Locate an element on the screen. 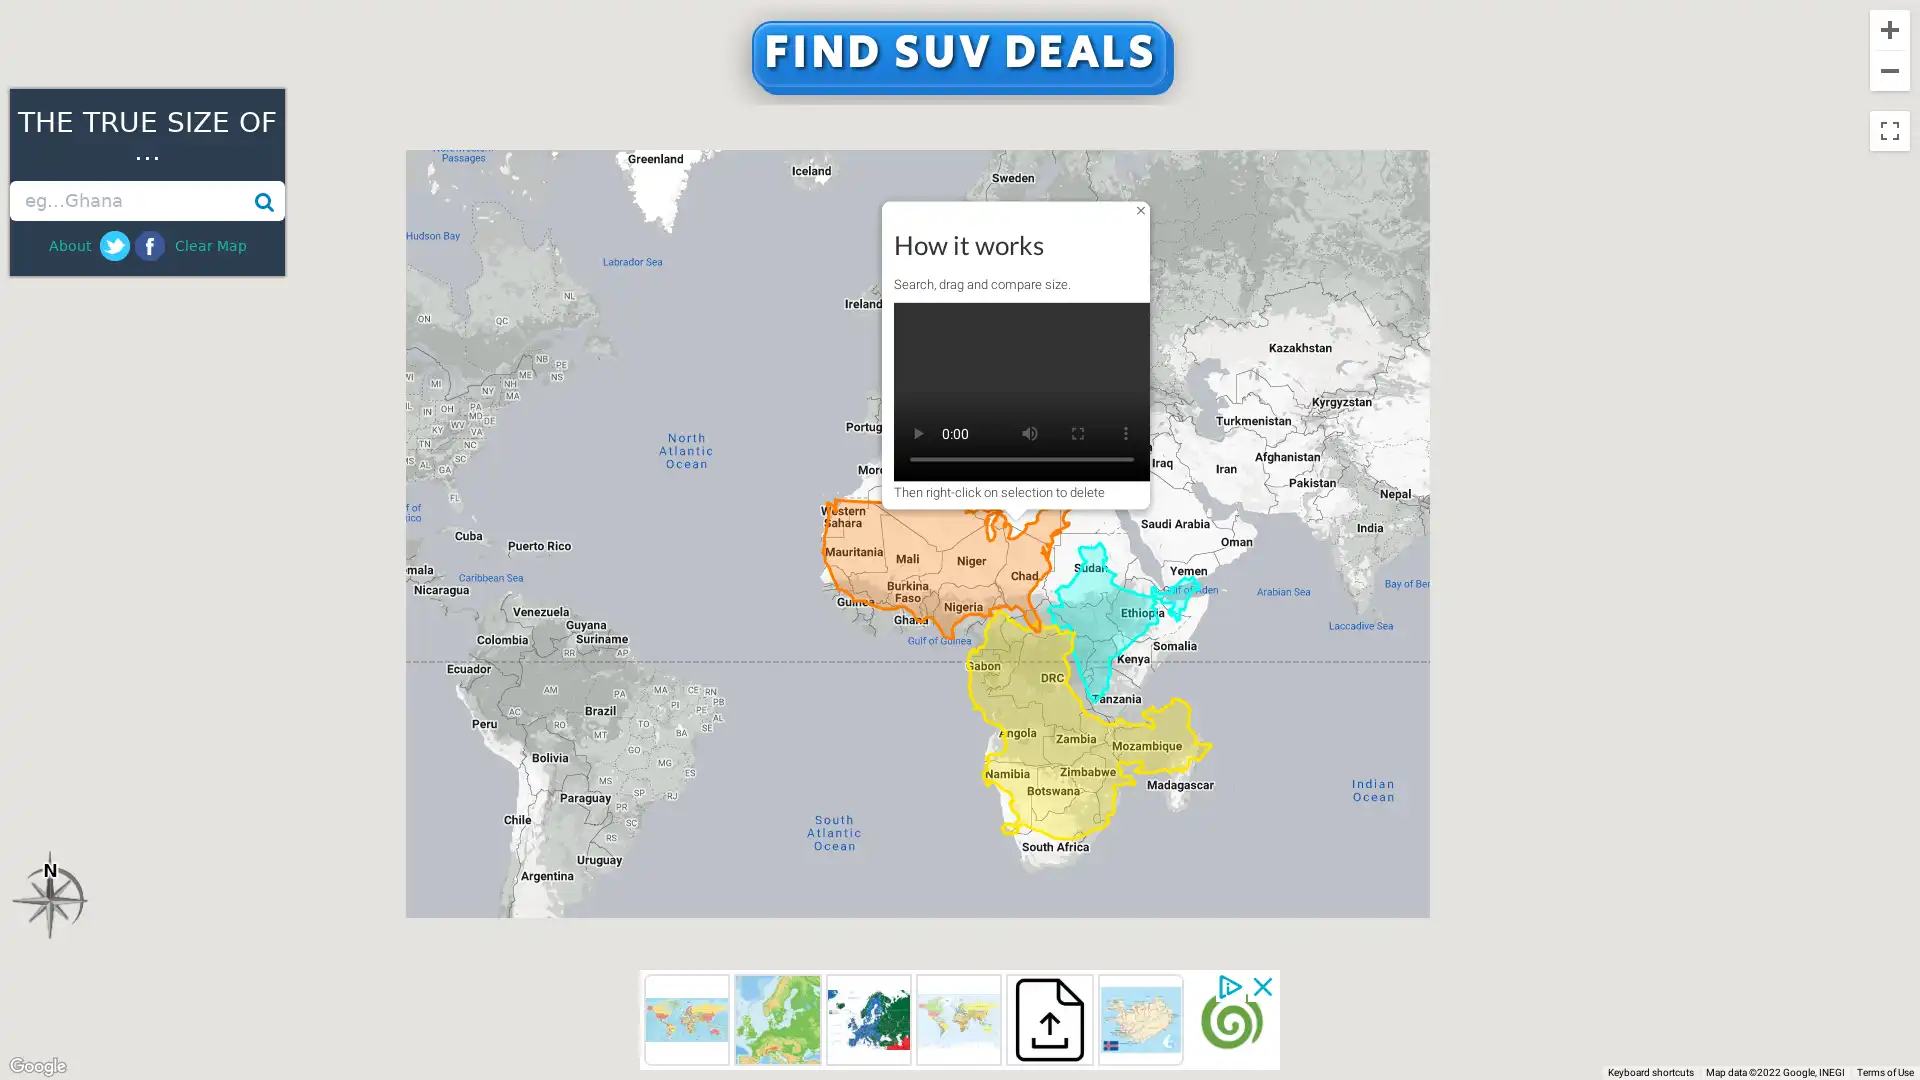 Image resolution: width=1920 pixels, height=1080 pixels. Toggle fullscreen view is located at coordinates (1889, 131).